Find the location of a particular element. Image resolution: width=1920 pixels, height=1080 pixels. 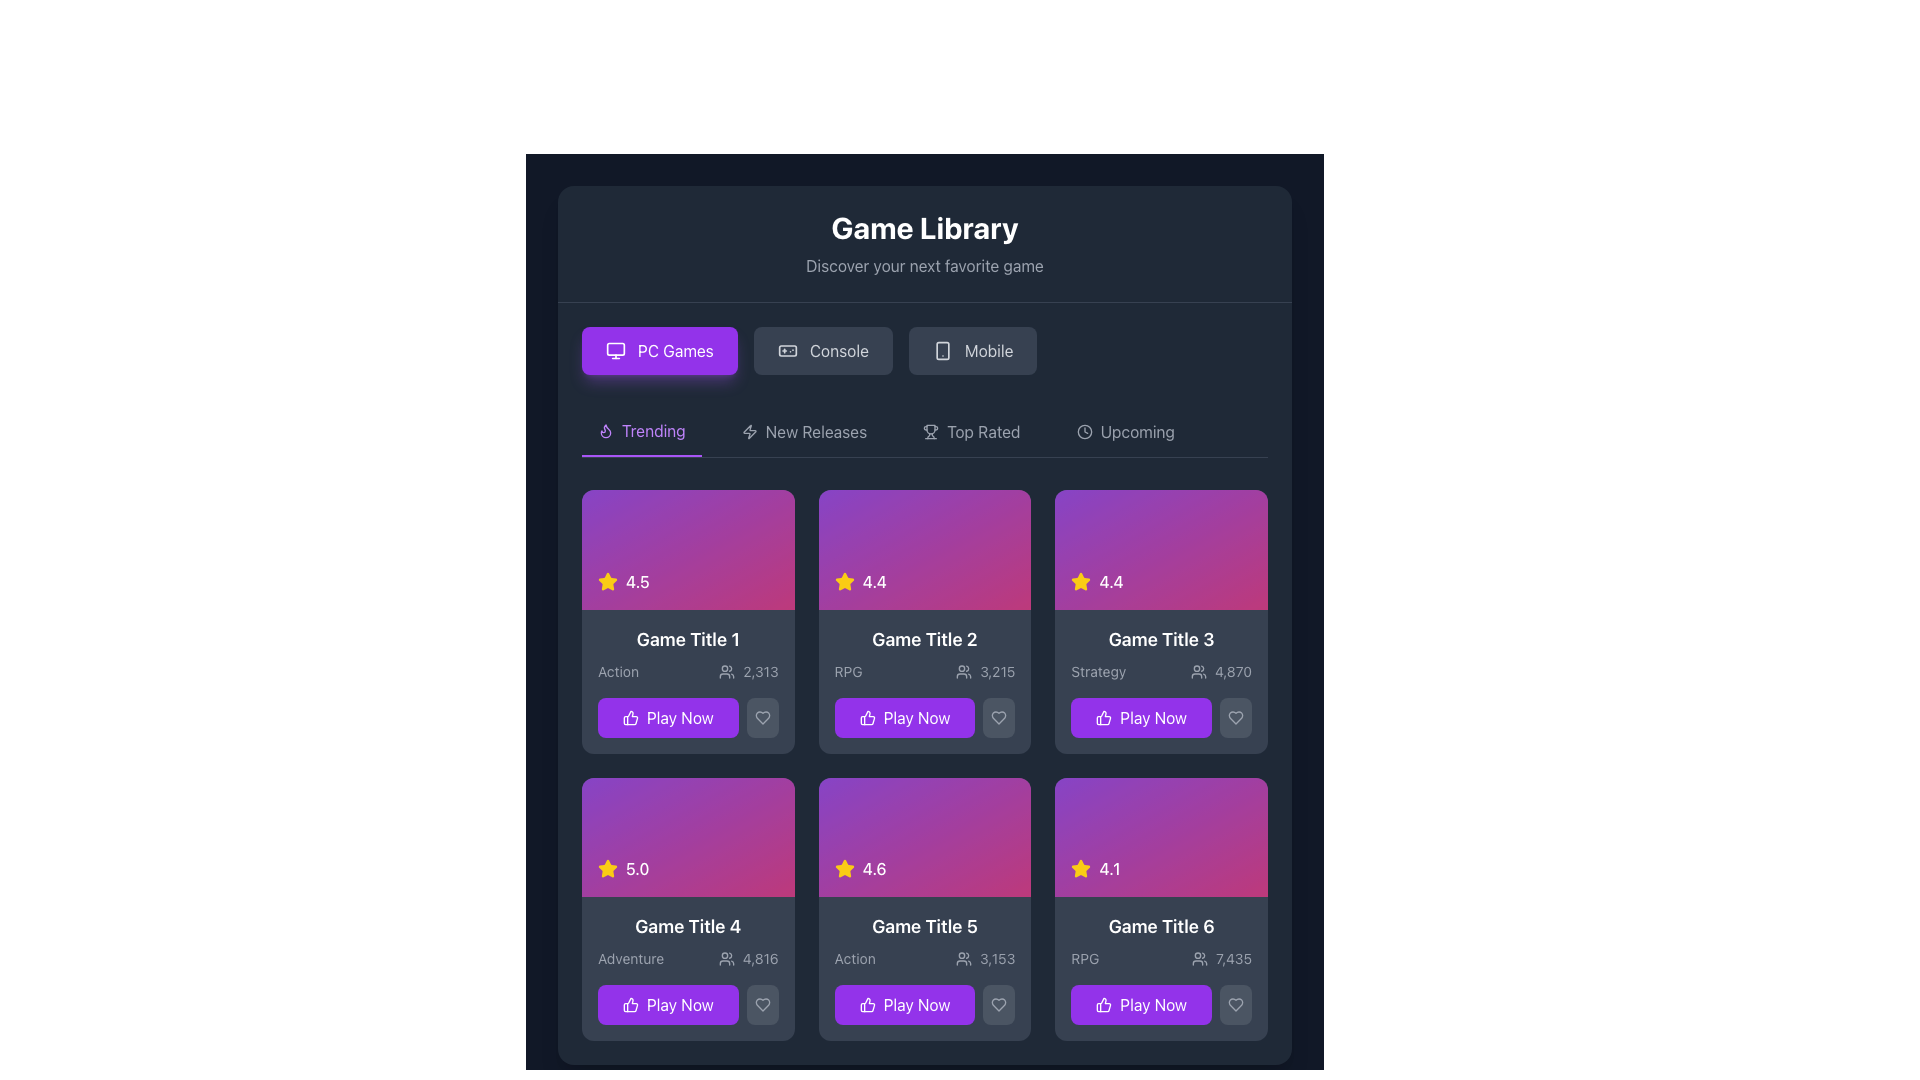

the SVG Circle element, which is a circular shape with an apparent stroke, located in the top-center area of the interface is located at coordinates (1083, 431).